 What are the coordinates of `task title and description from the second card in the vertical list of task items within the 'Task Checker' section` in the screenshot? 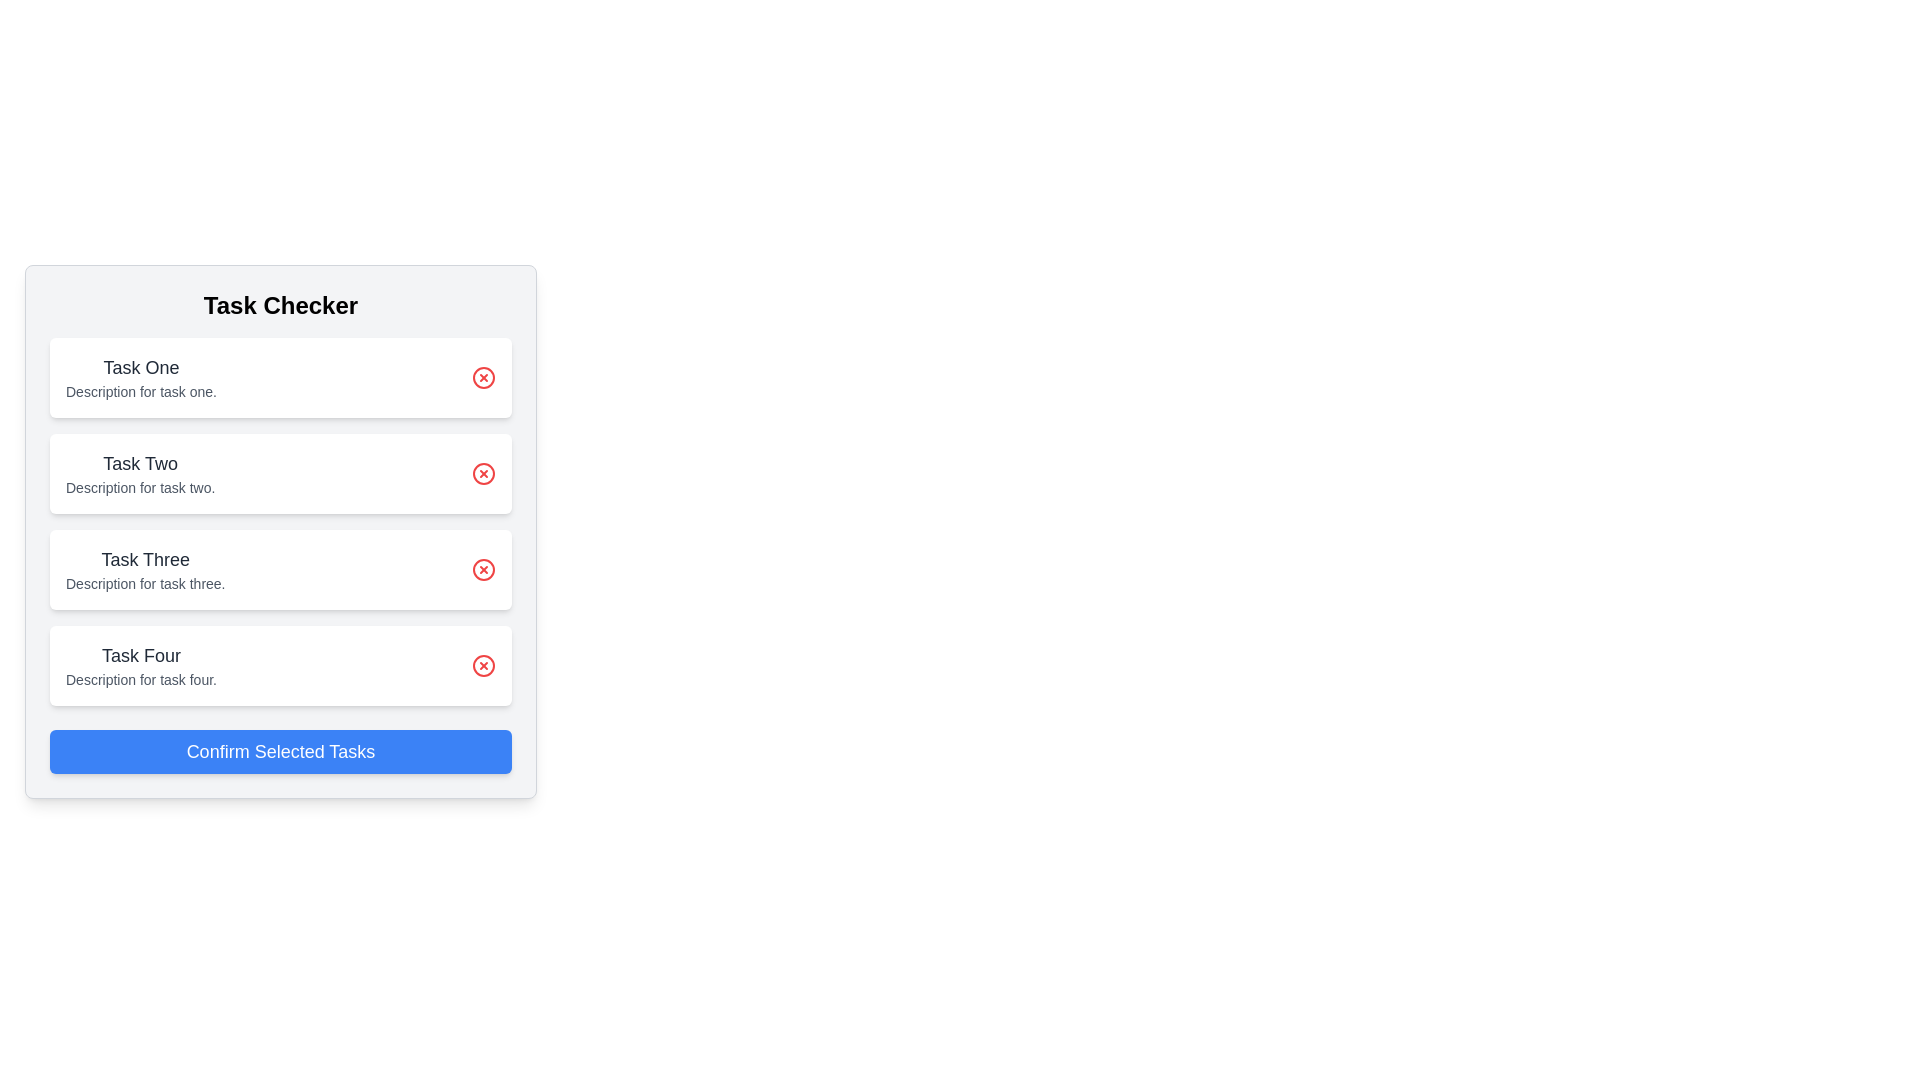 It's located at (280, 474).